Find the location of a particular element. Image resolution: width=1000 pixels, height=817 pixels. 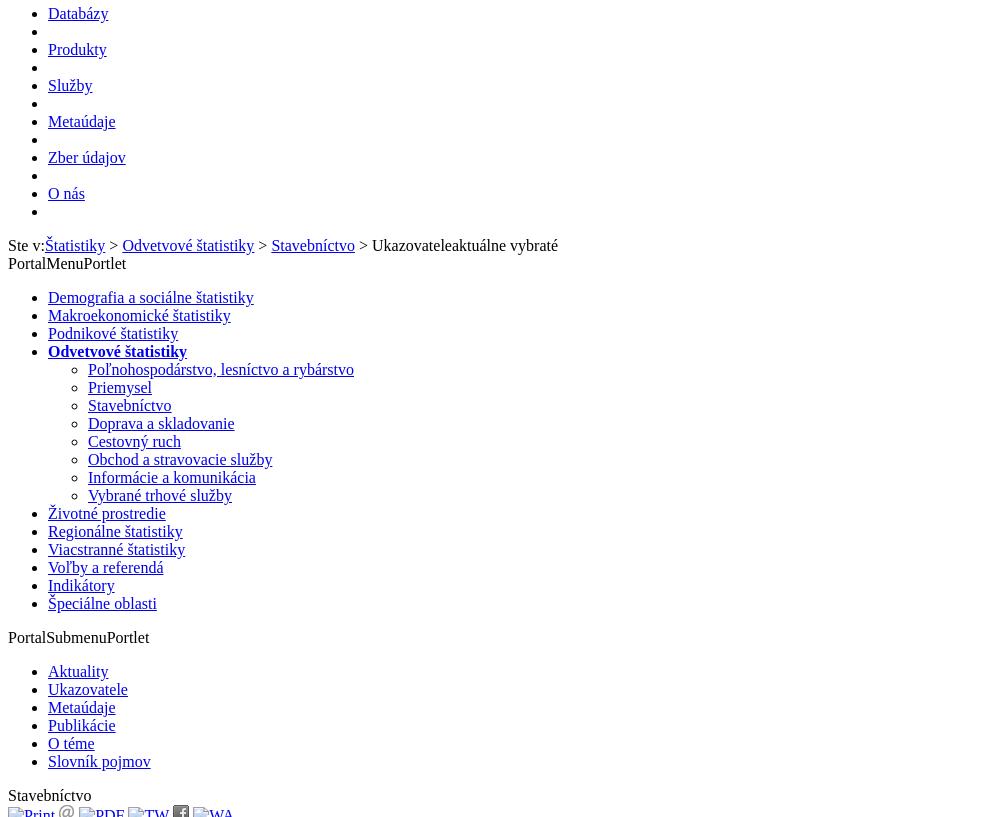

'Vybrané trhové služby' is located at coordinates (159, 494).